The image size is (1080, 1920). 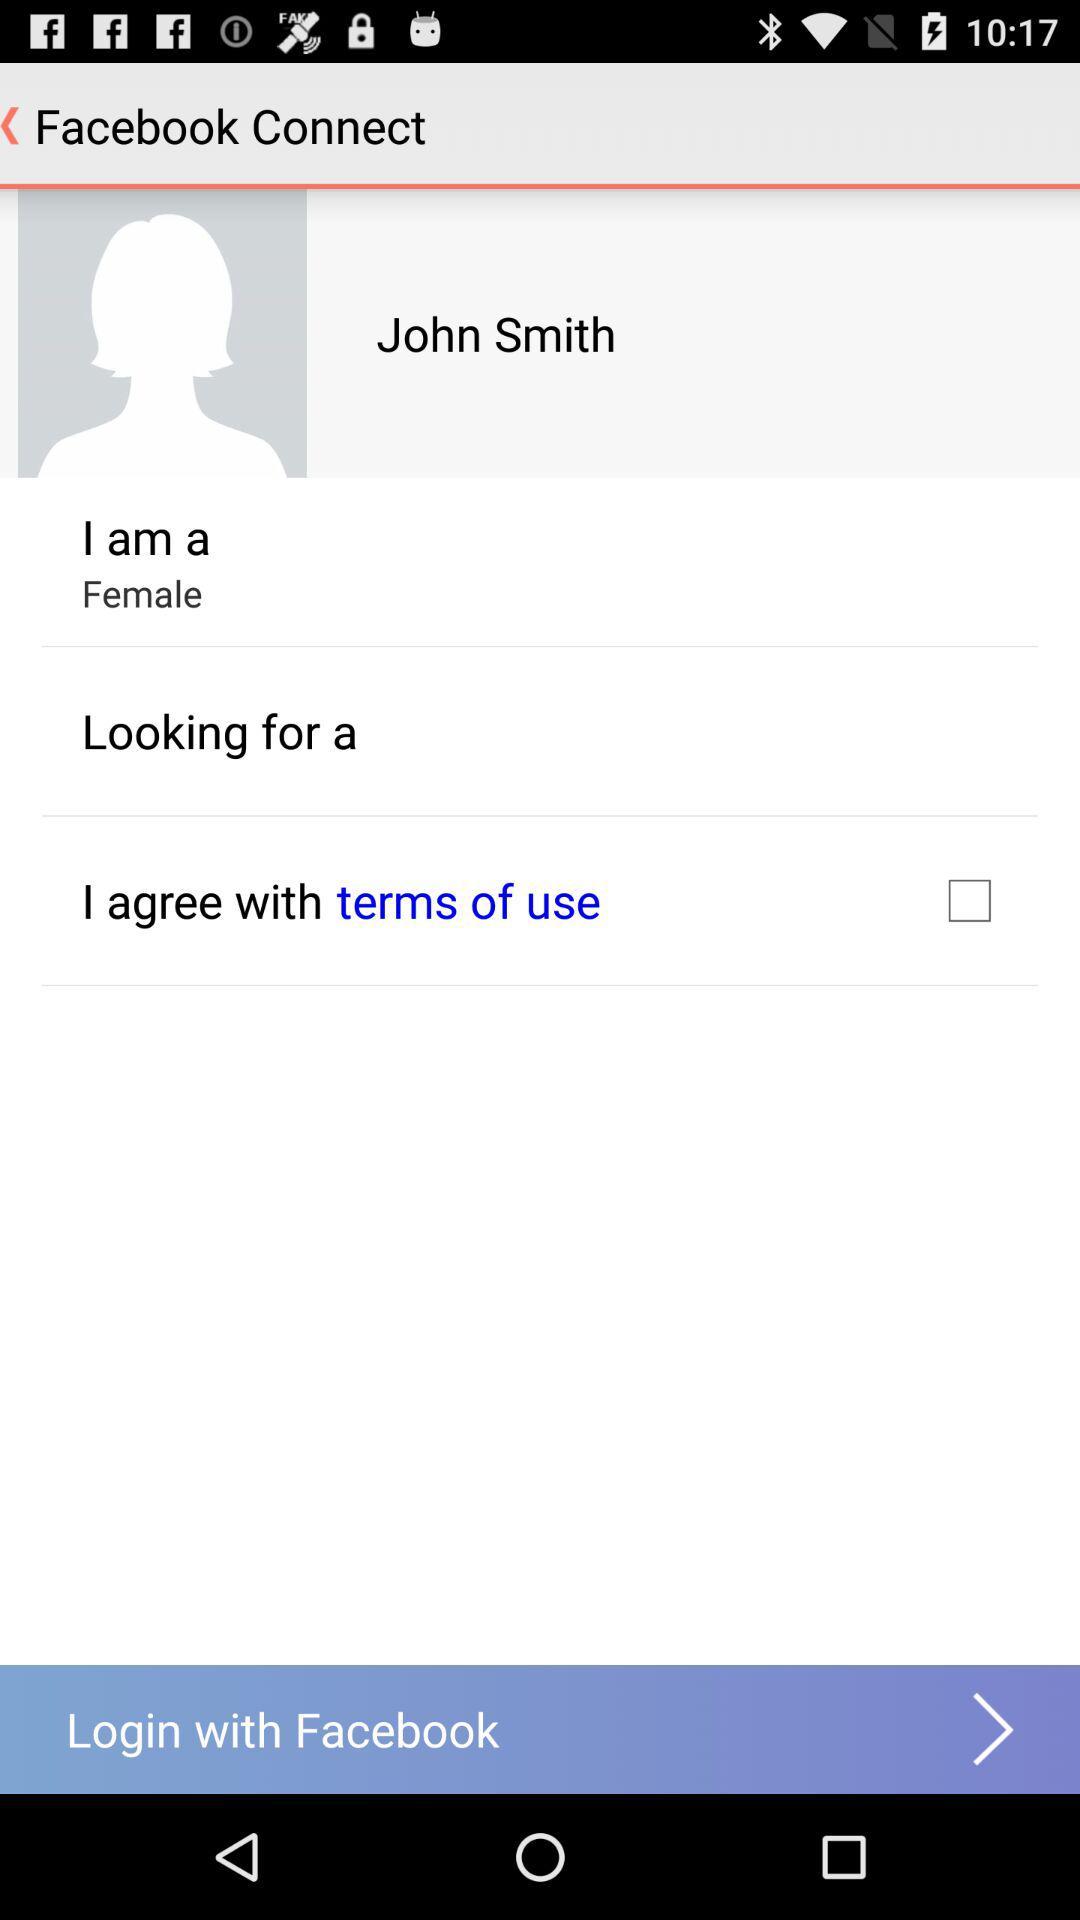 I want to click on the text which is in blue in color, so click(x=469, y=899).